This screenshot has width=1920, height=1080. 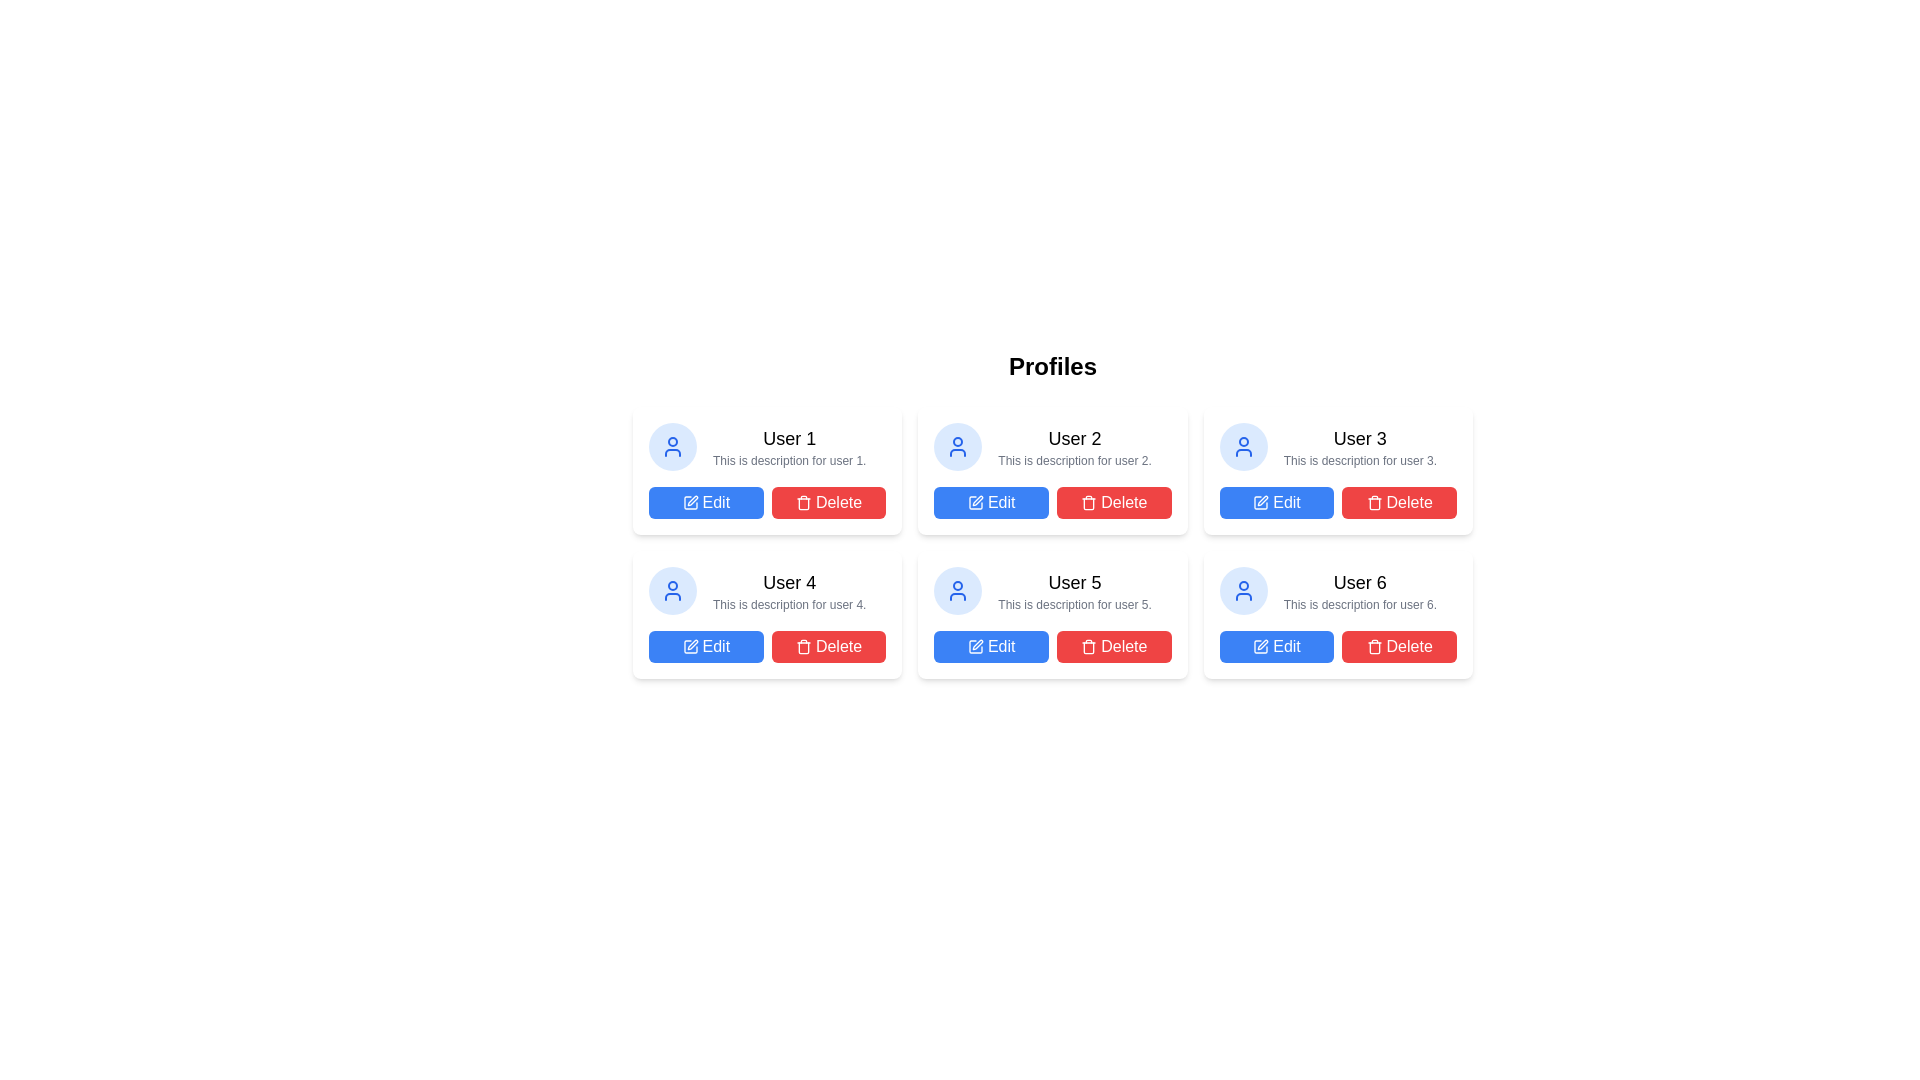 I want to click on the pen icon embedded within the 'Edit' button located beneath the 'User 2' profile card, so click(x=977, y=500).